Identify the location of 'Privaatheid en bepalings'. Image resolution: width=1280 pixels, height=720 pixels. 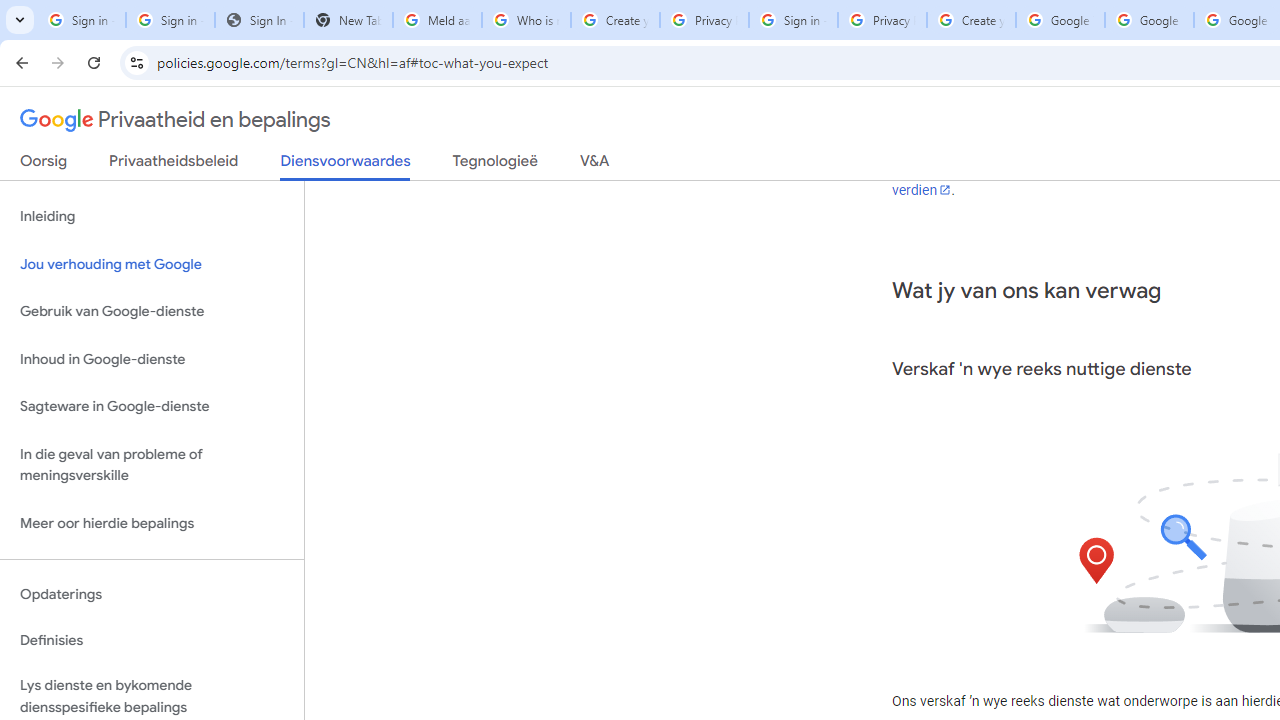
(176, 120).